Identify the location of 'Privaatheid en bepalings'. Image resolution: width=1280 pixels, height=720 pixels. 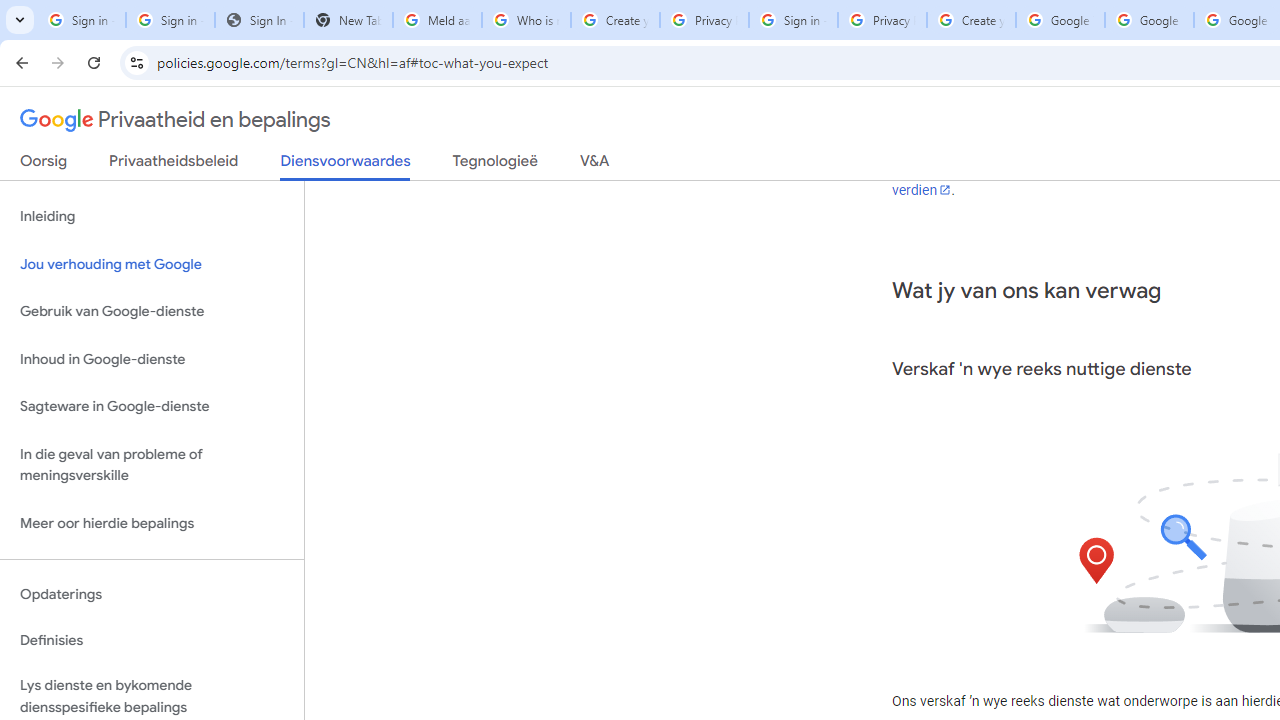
(176, 120).